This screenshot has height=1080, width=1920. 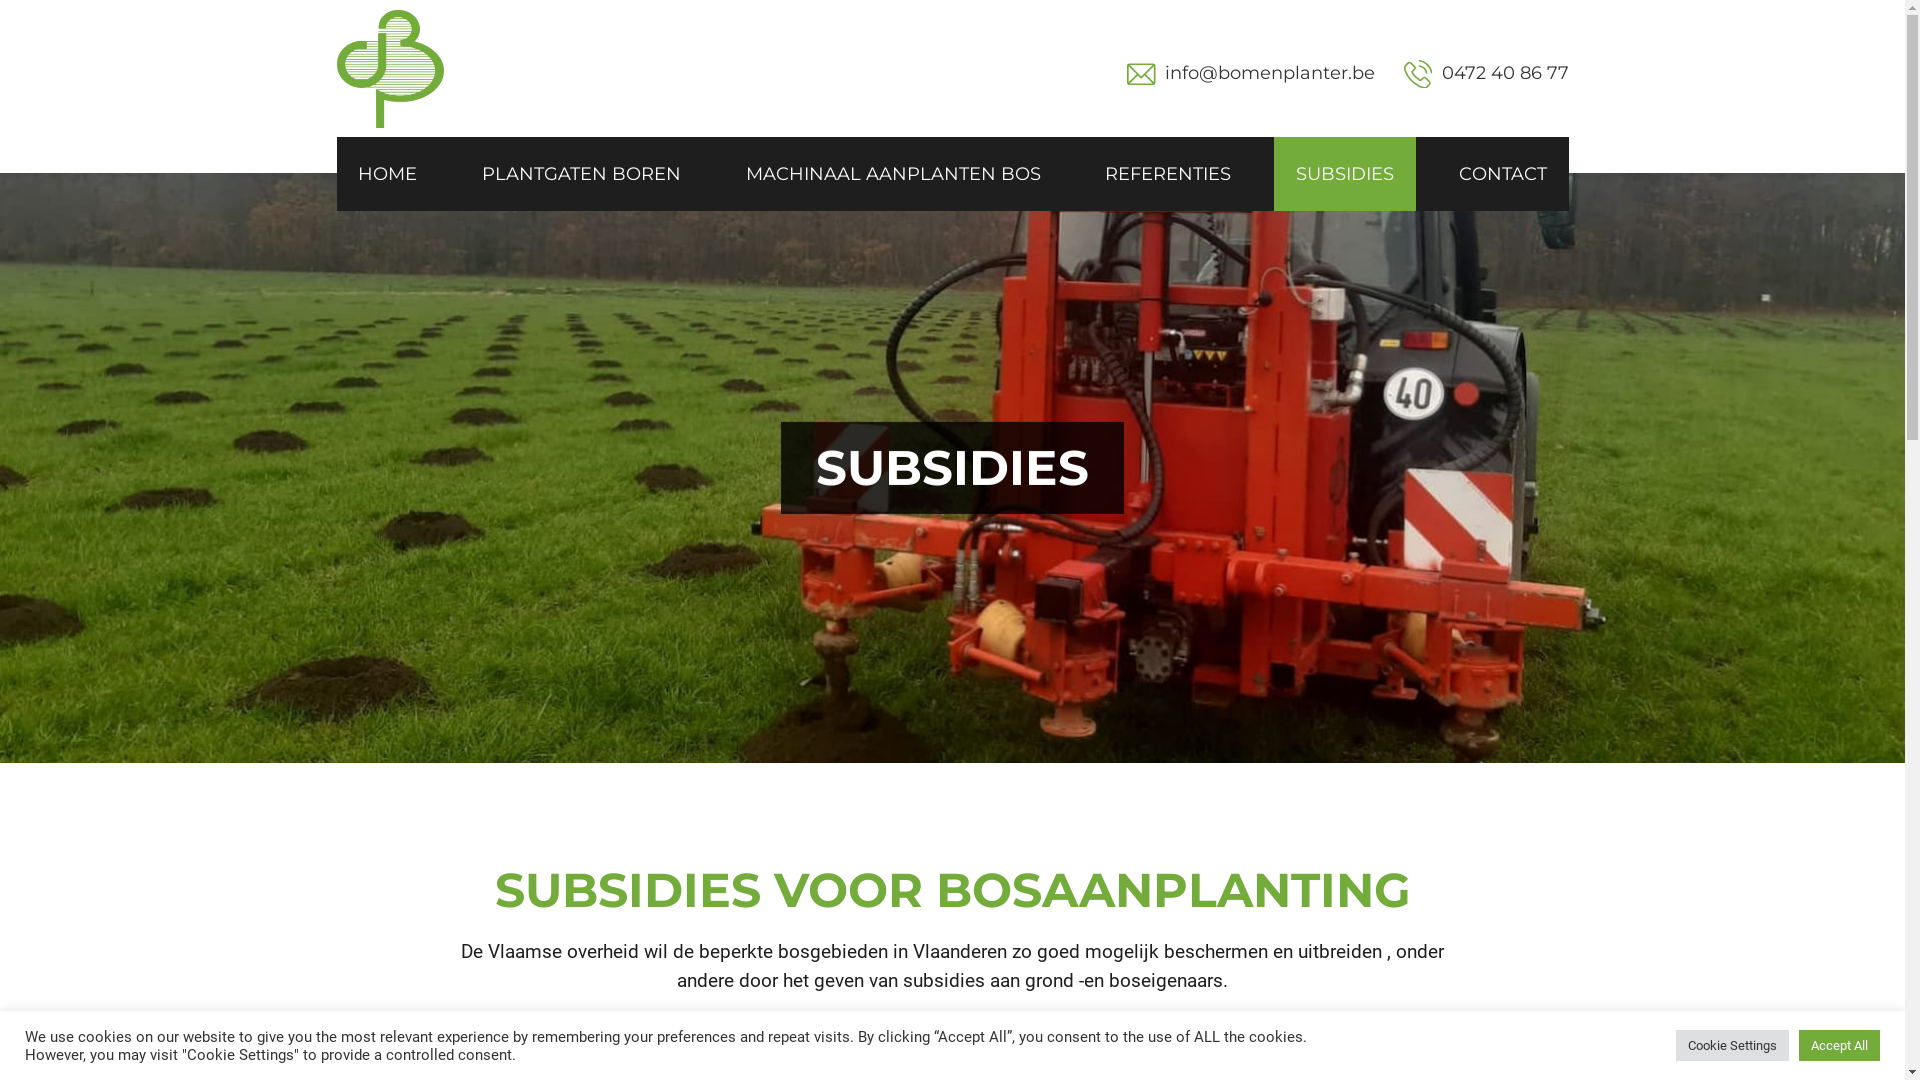 I want to click on 'REFERENTIES', so click(x=1082, y=172).